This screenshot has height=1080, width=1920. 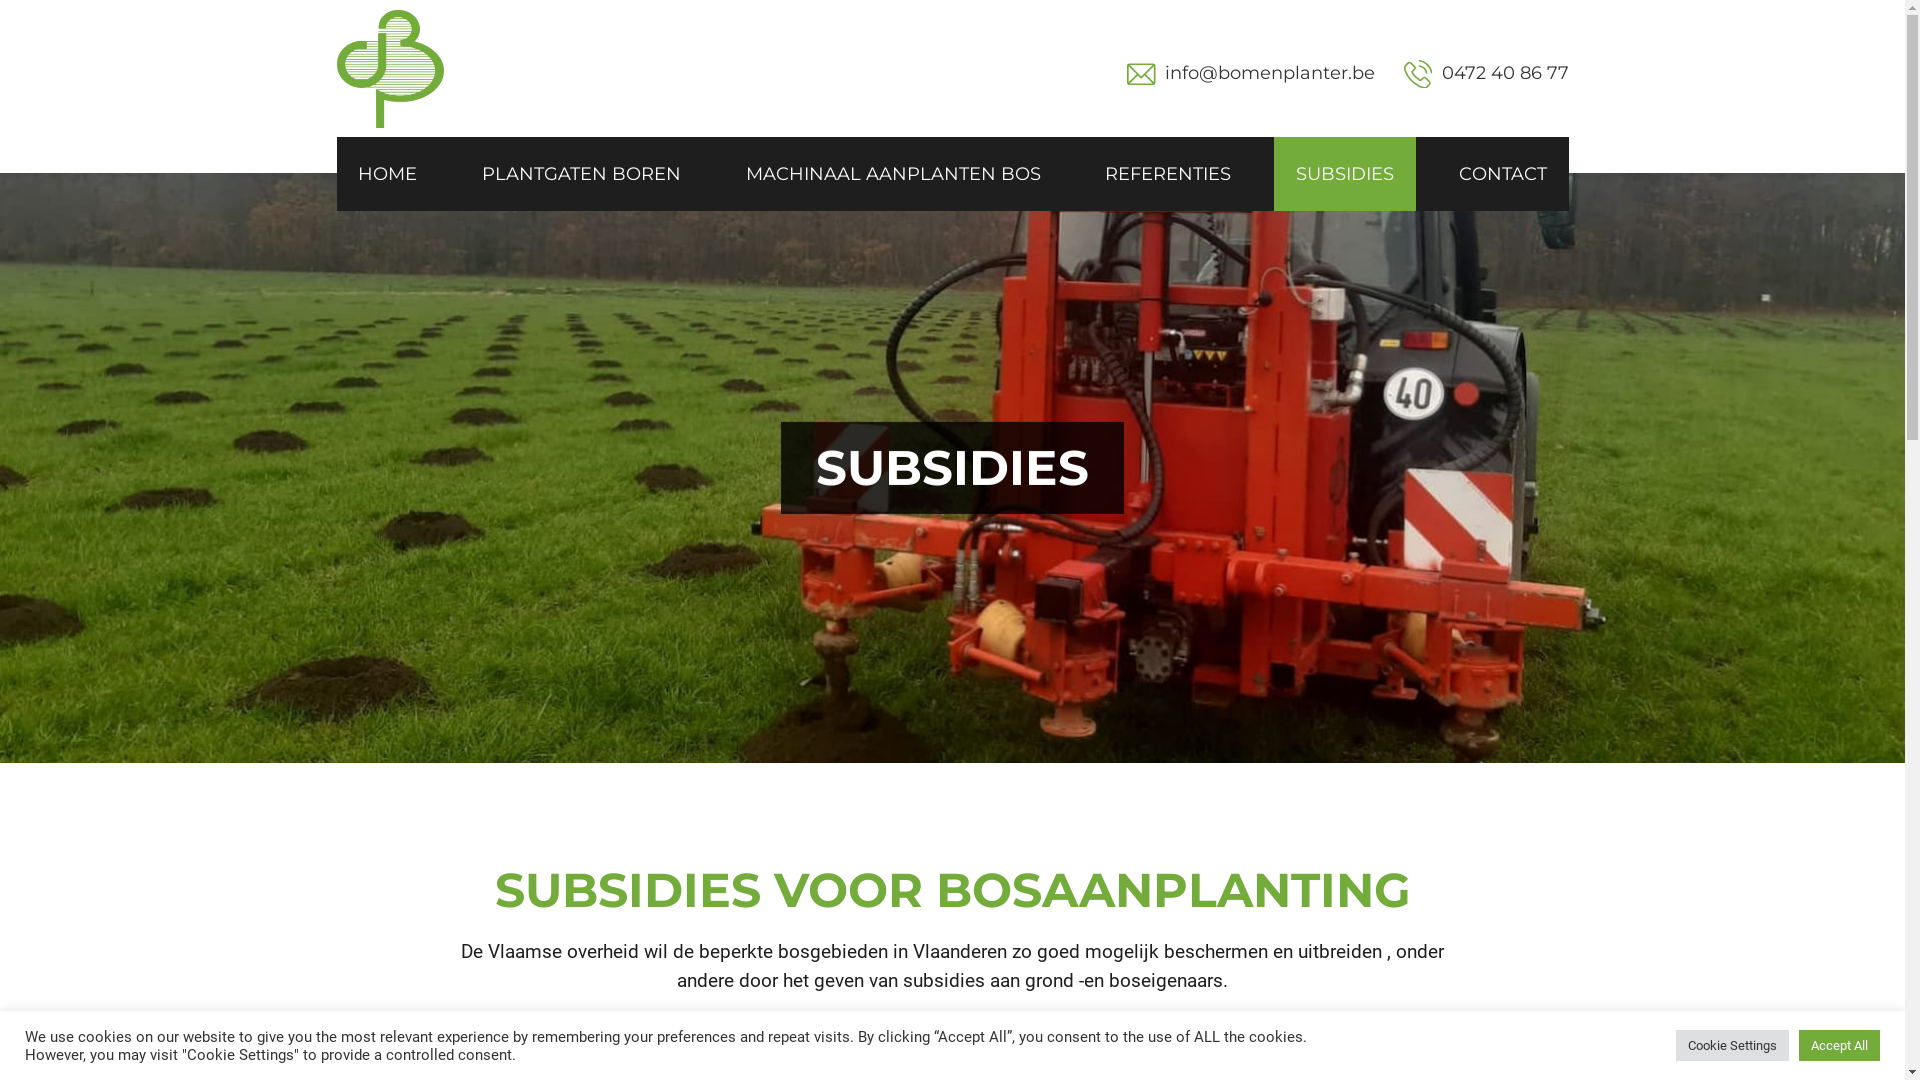 I want to click on 'REFERENTIES', so click(x=1082, y=172).